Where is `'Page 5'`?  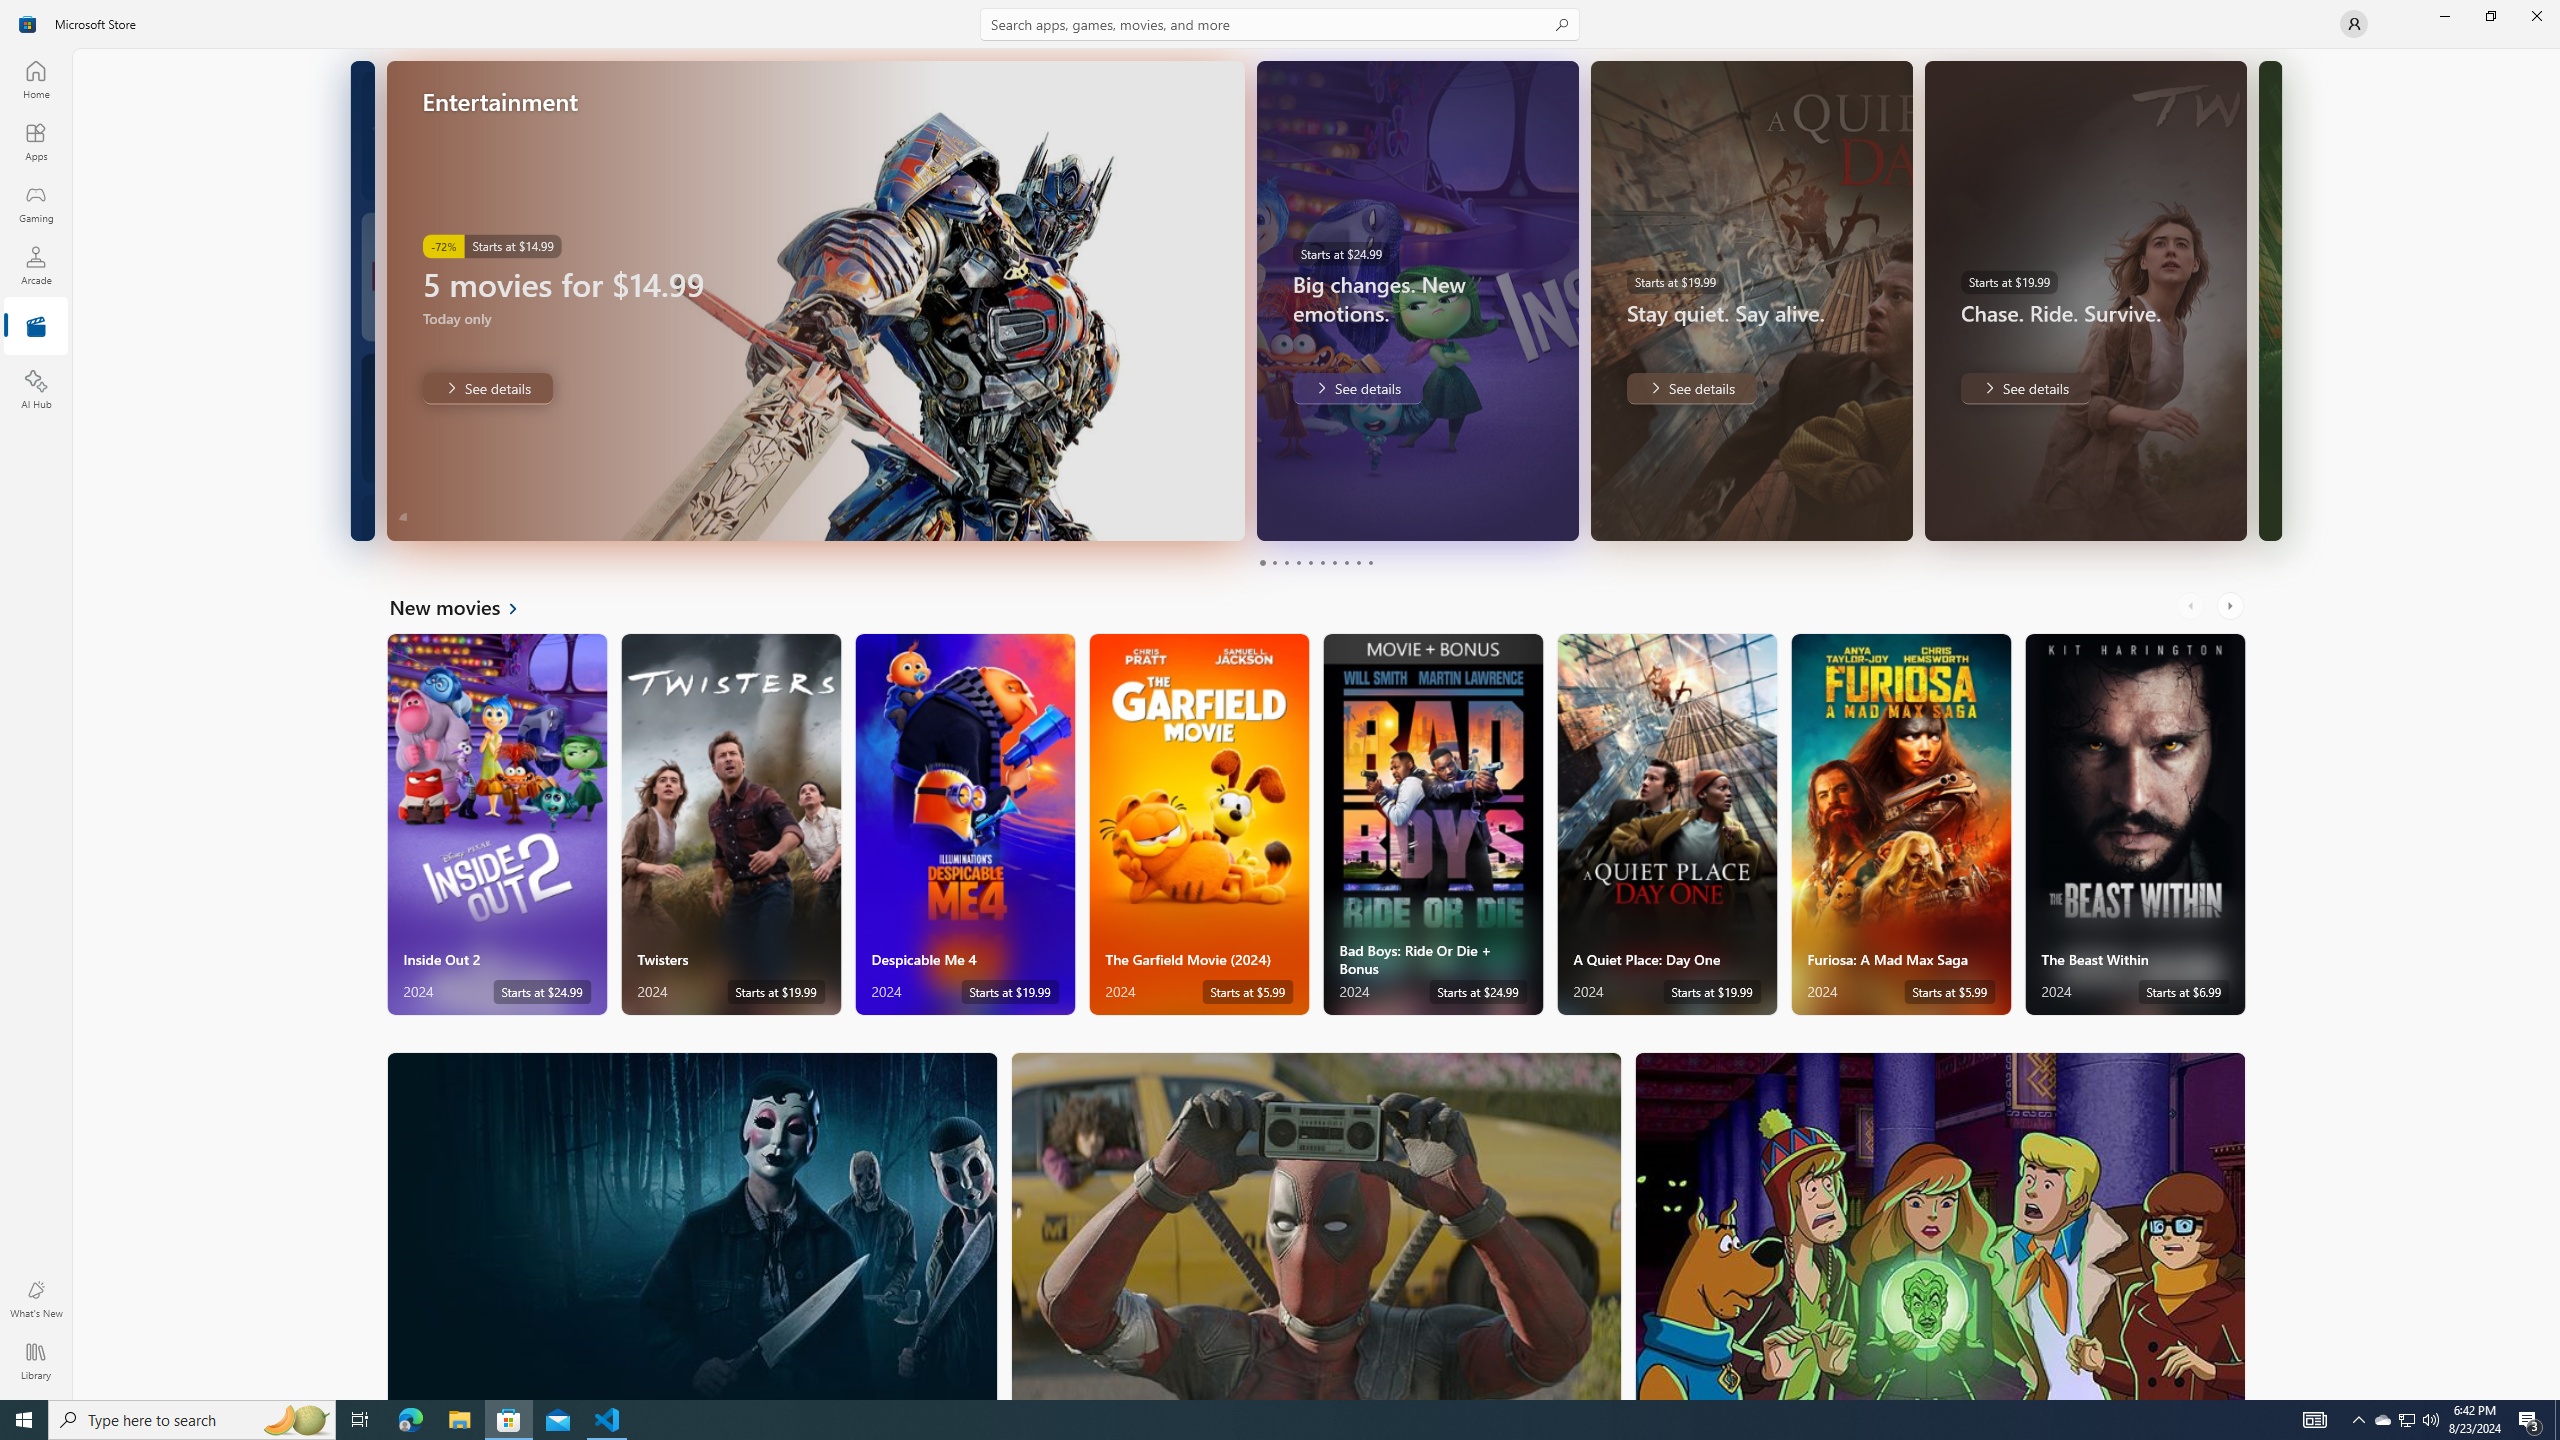 'Page 5' is located at coordinates (1308, 562).